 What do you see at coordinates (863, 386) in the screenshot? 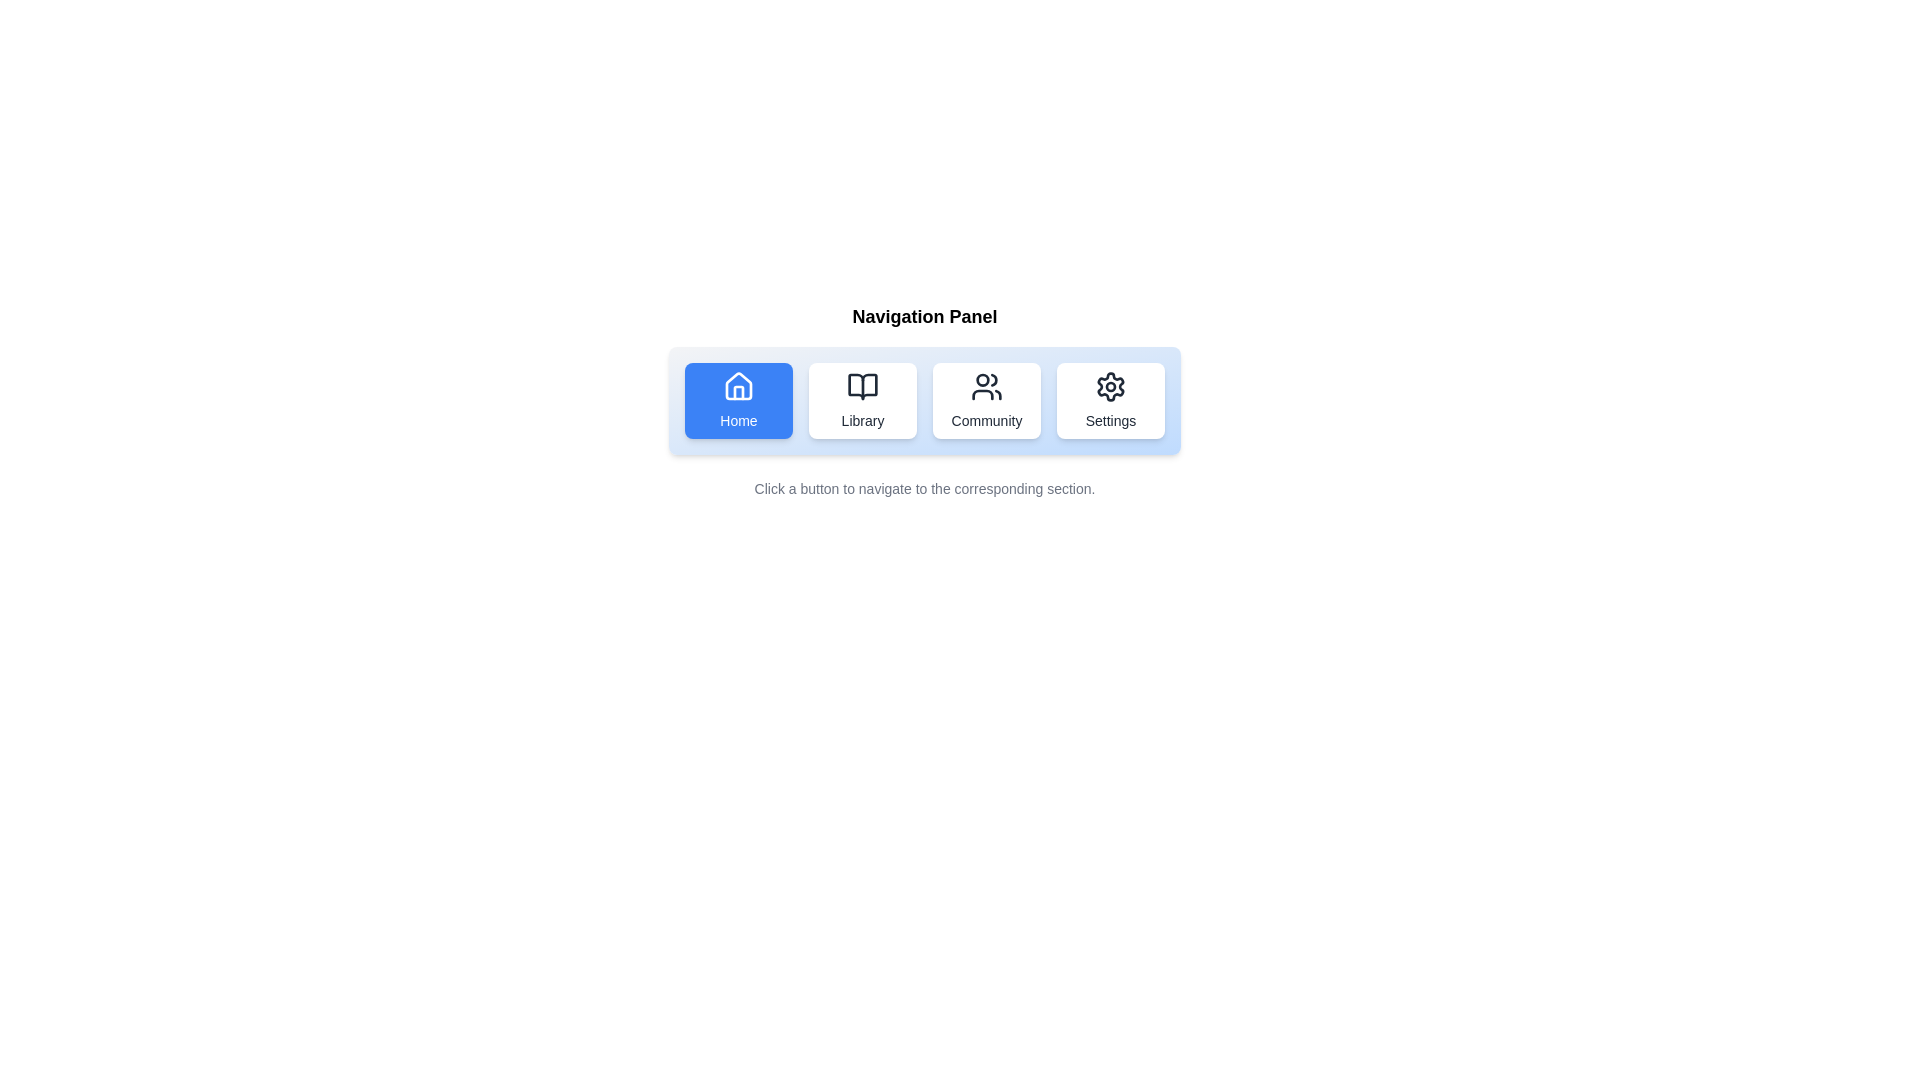
I see `the book icon within the 'Library' button, which is the second button from the left in the navigation row` at bounding box center [863, 386].